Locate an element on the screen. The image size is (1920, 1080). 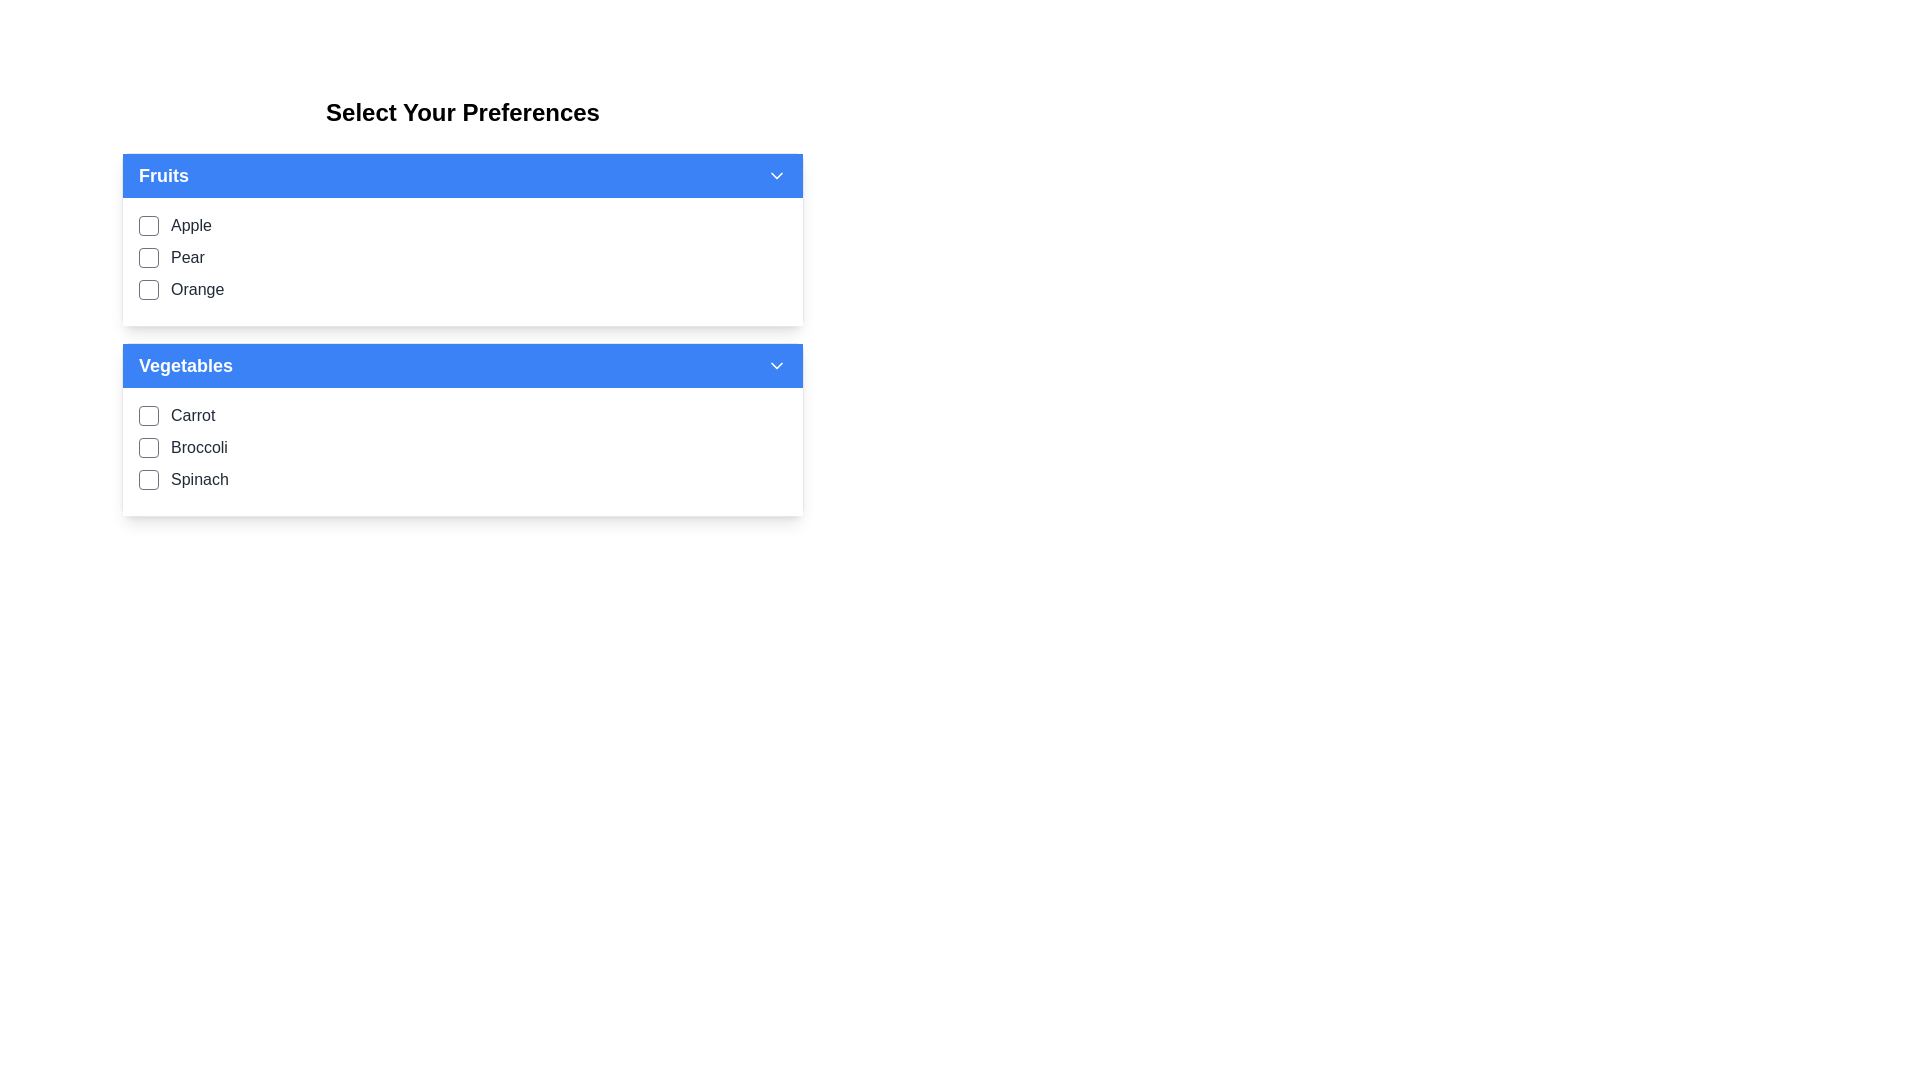
the 'Broccoli' label in the 'Vegetables' section, which is located beneath 'Carrot' and above 'Spinach', adjacent to its corresponding checkbox is located at coordinates (199, 446).